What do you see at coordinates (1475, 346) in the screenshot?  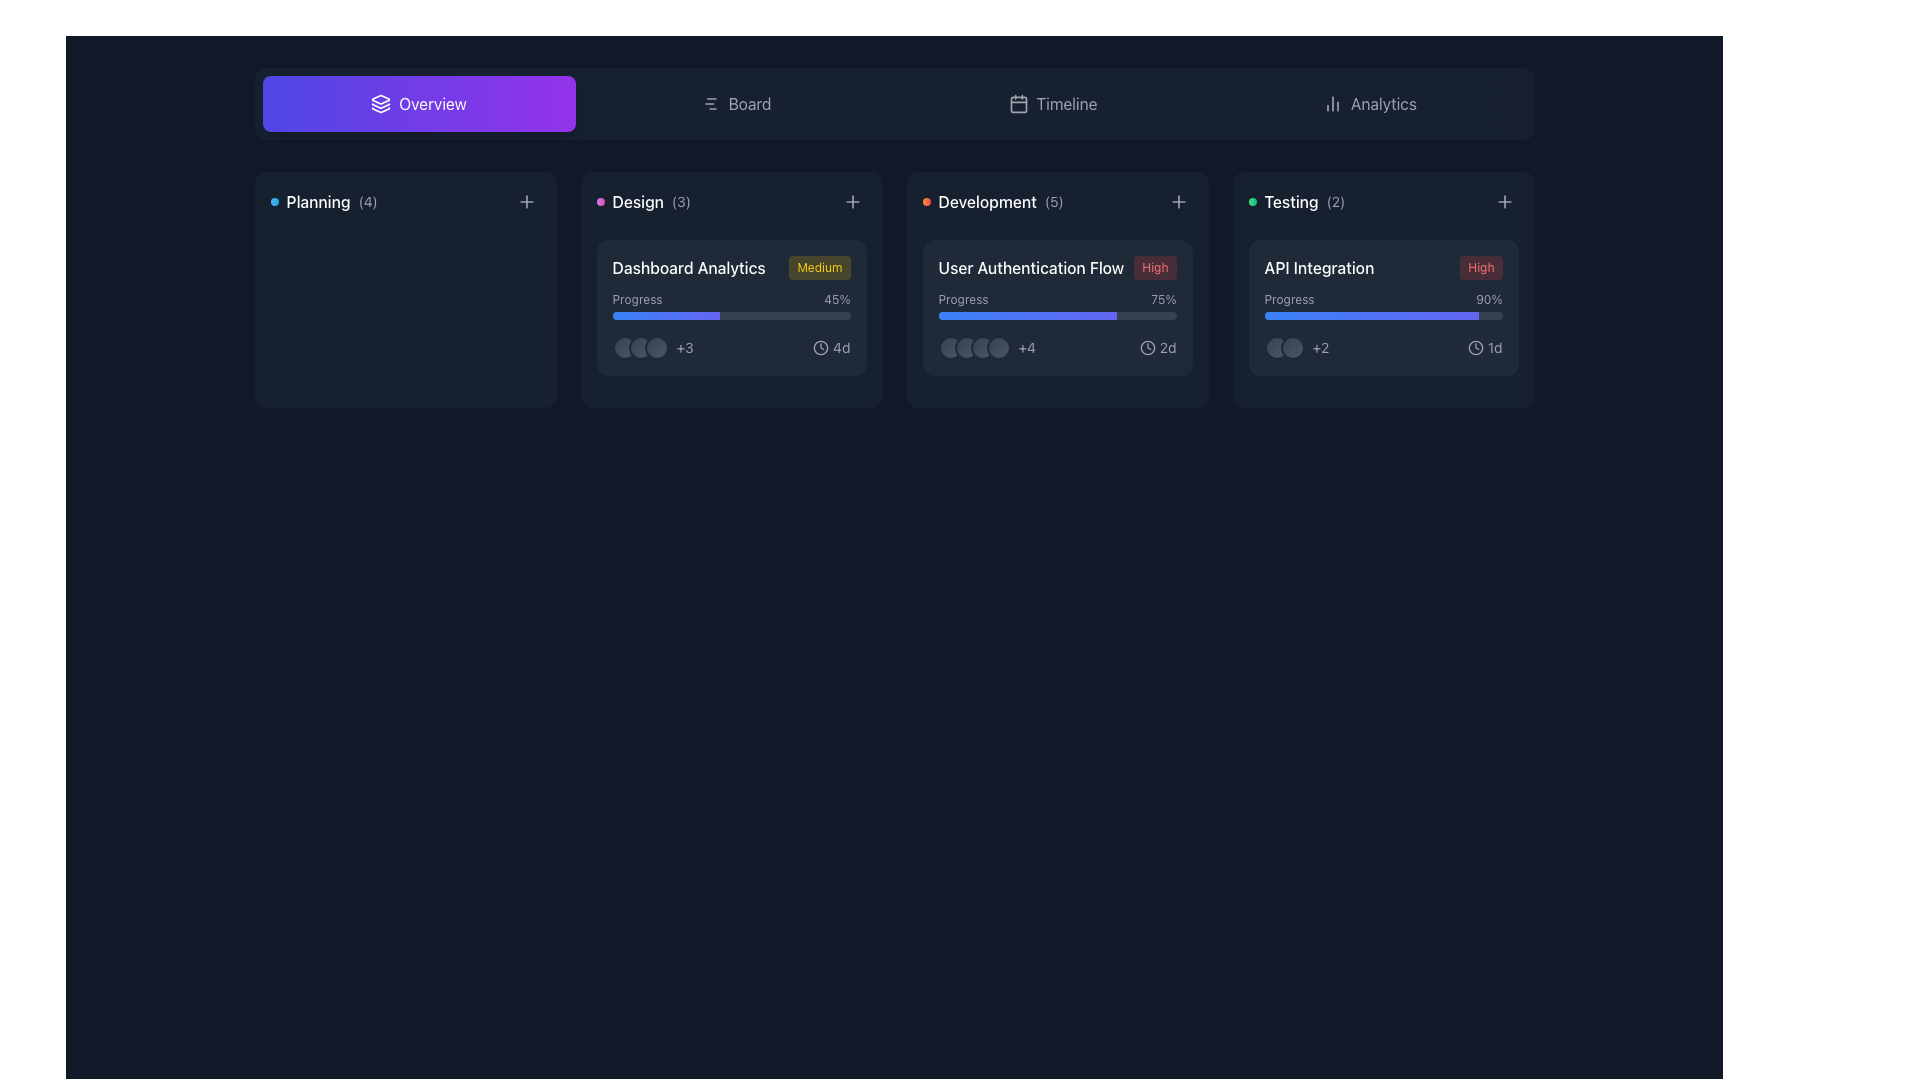 I see `the small circular clock icon located in the Testing column under the API Integration item` at bounding box center [1475, 346].